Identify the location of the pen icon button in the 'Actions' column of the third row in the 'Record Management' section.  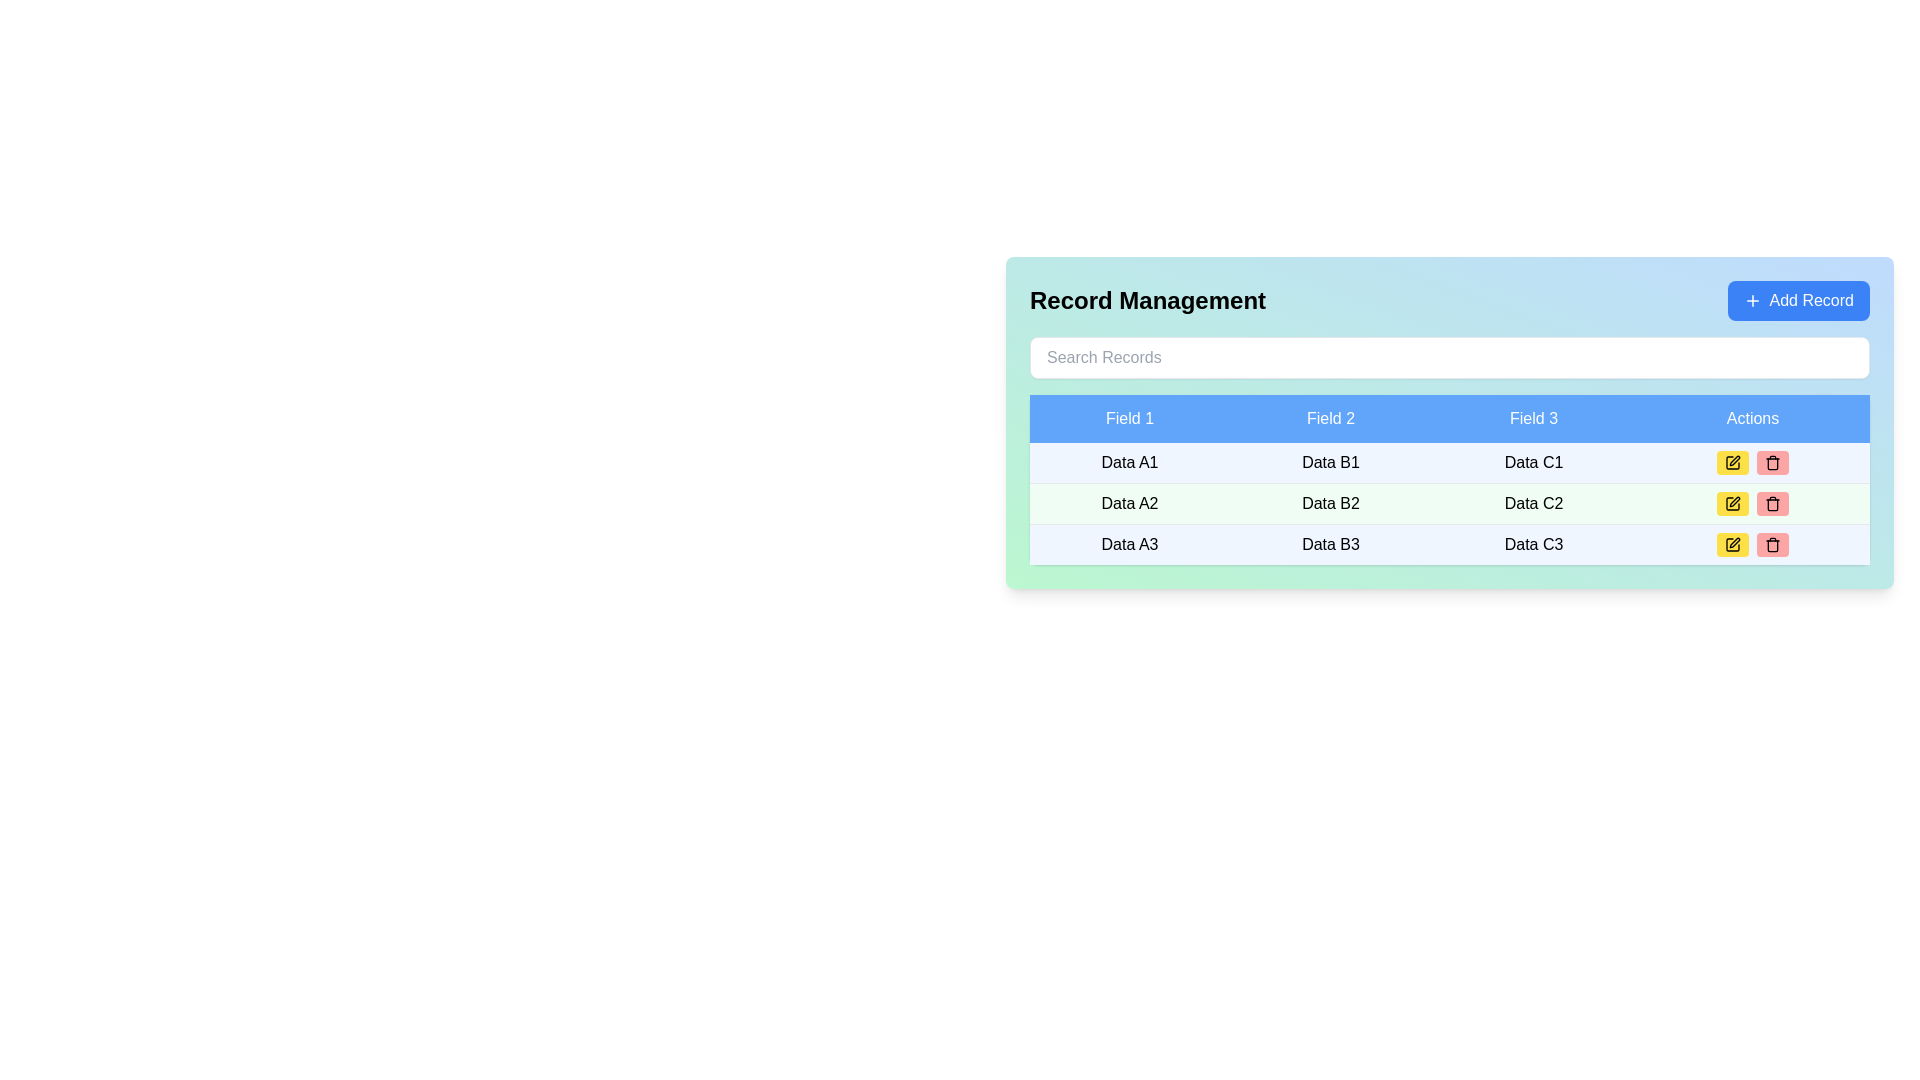
(1734, 543).